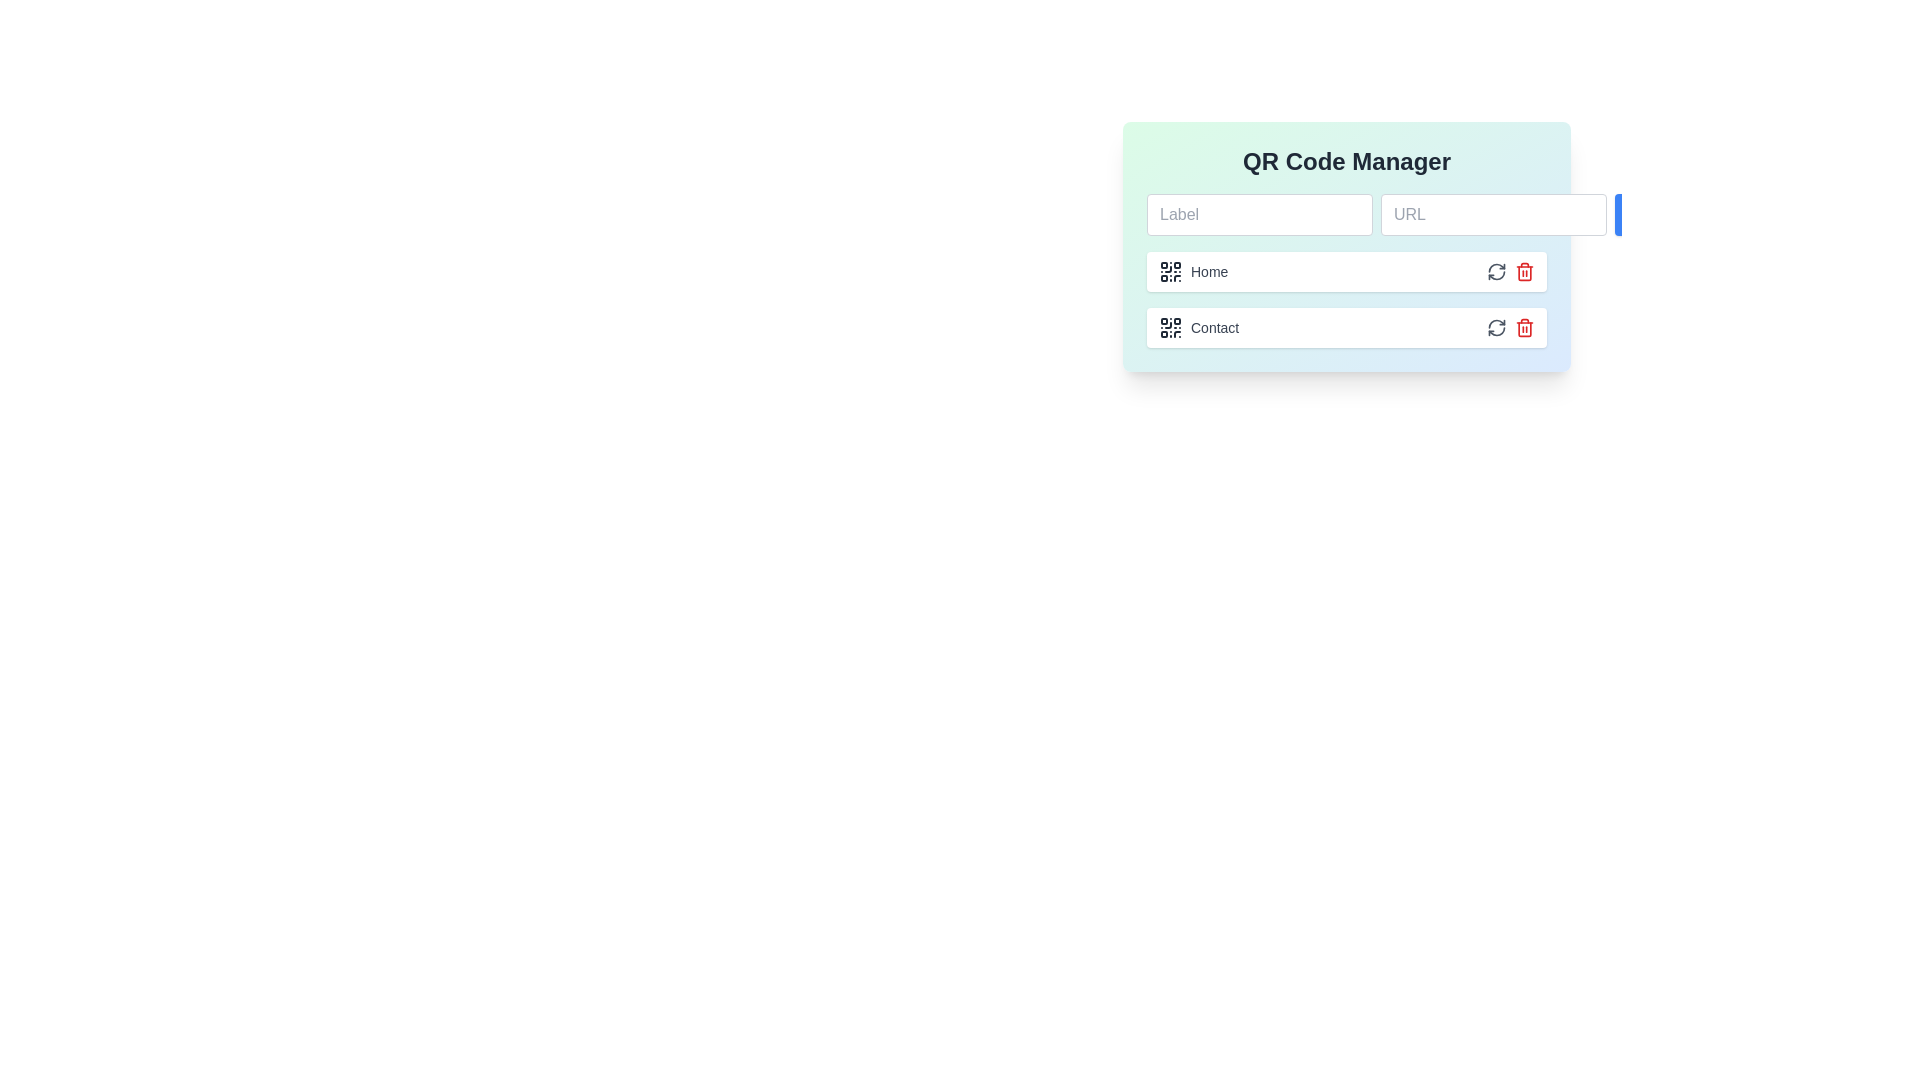 The width and height of the screenshot is (1920, 1080). Describe the element at coordinates (1638, 215) in the screenshot. I see `the circular button with a plus sign located in the upper-right corner of the 'QR Code Manager' interface` at that location.